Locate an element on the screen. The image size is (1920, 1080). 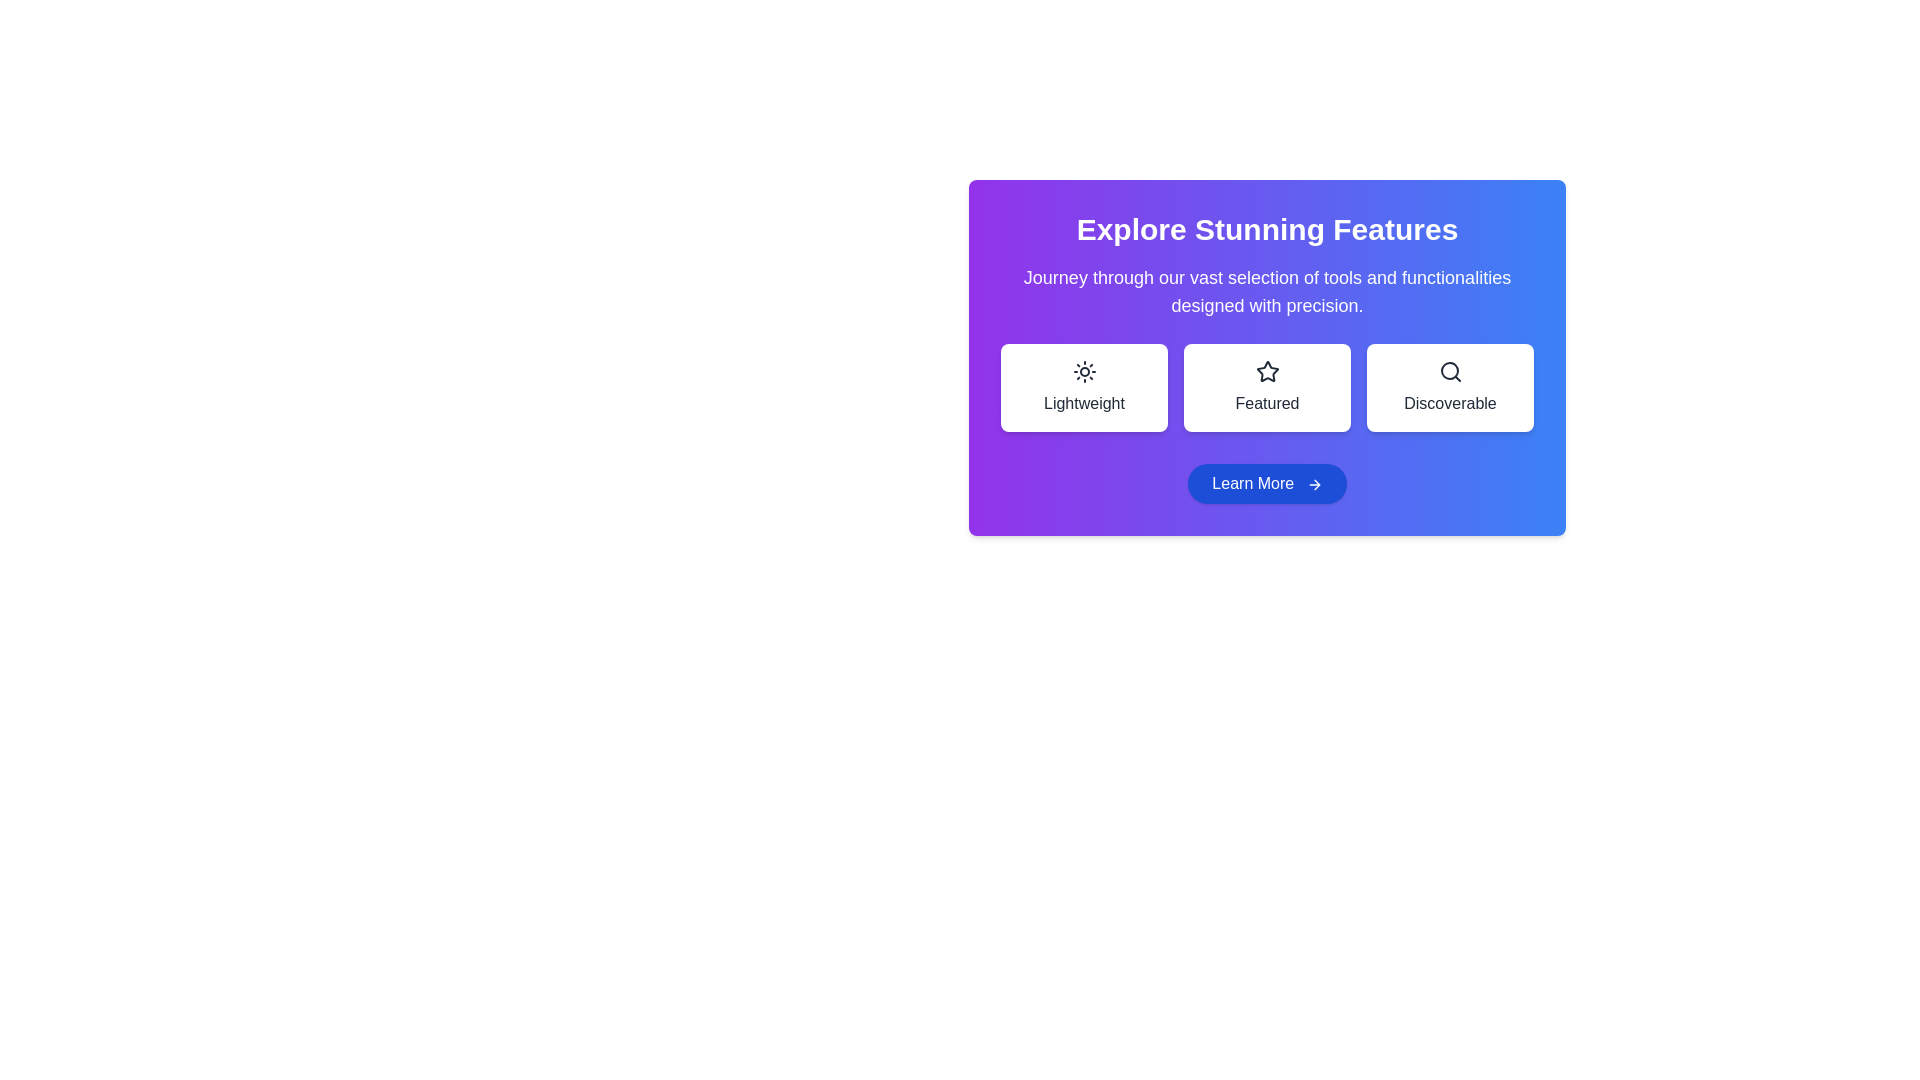
text 'Lightweight' from the text label located within the leftmost card element, below the sun icon is located at coordinates (1083, 404).